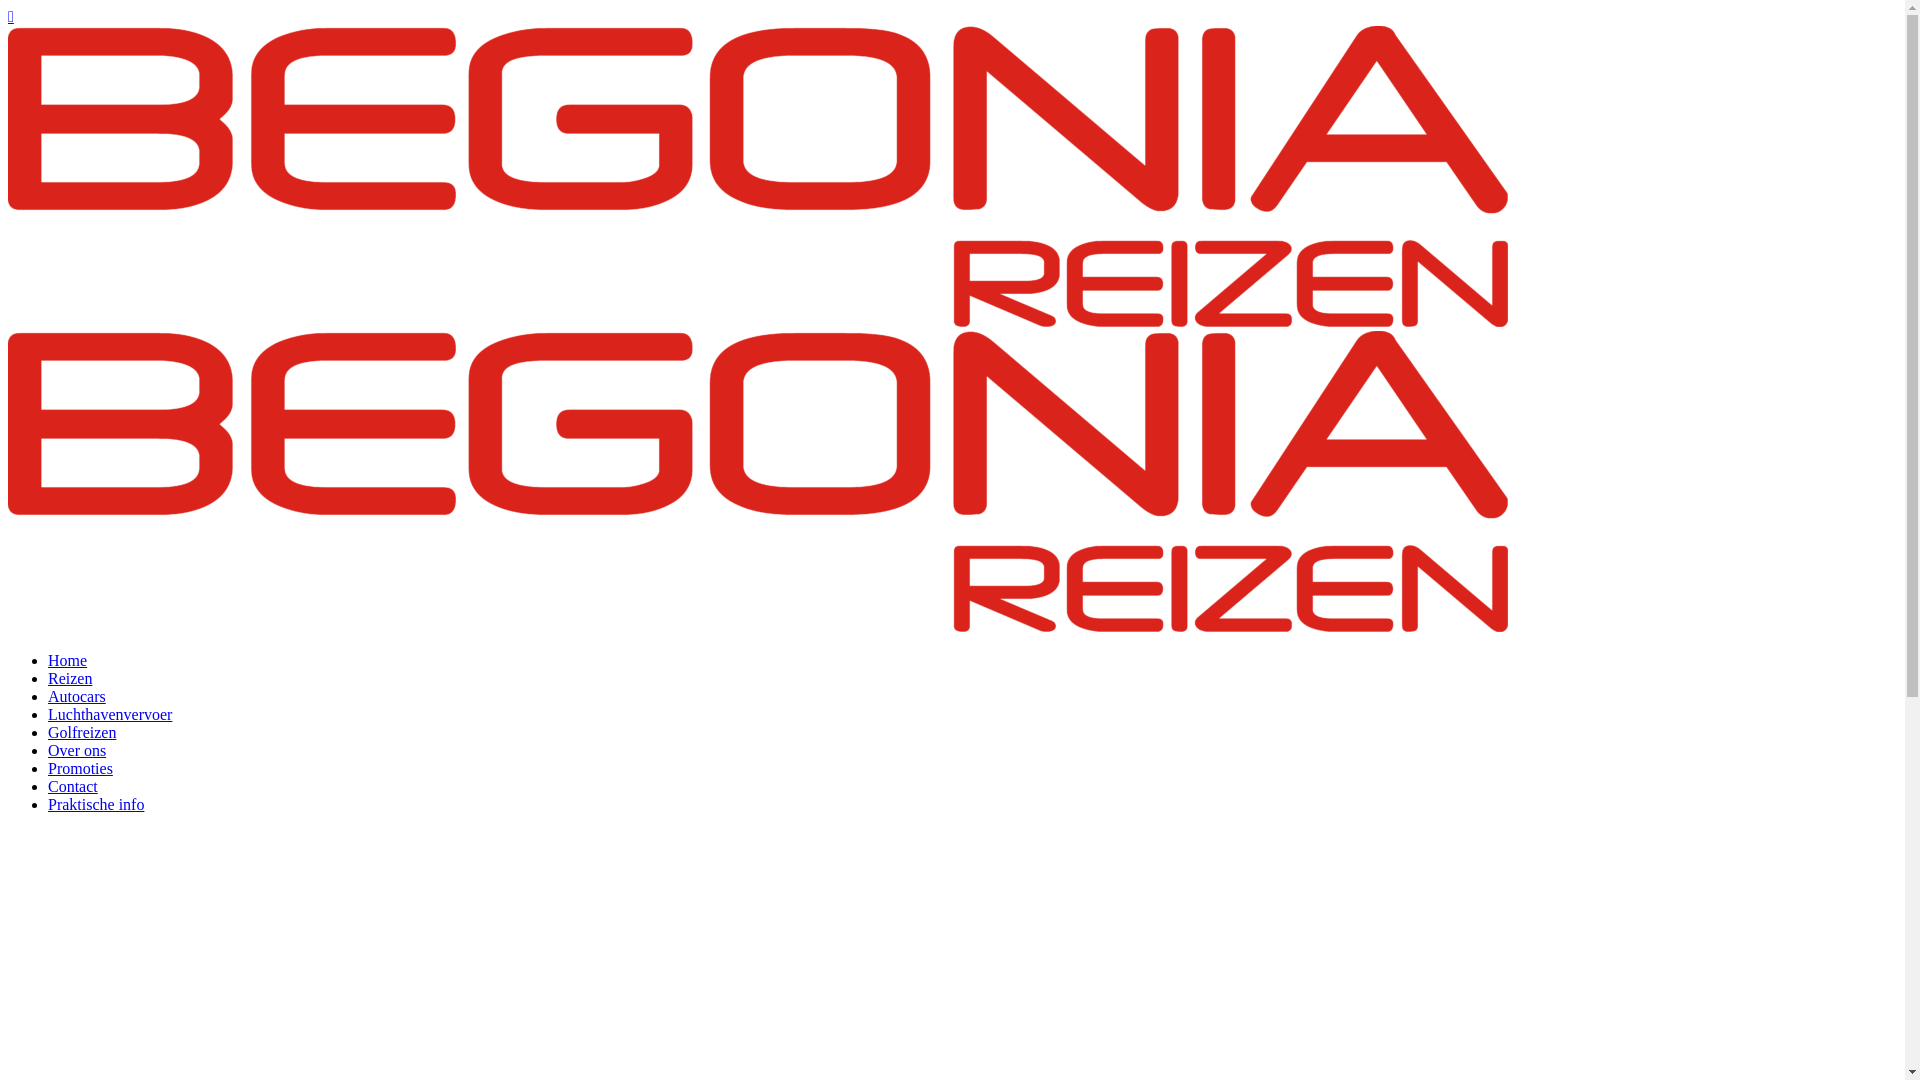 The image size is (1920, 1080). Describe the element at coordinates (48, 785) in the screenshot. I see `'Contact'` at that location.